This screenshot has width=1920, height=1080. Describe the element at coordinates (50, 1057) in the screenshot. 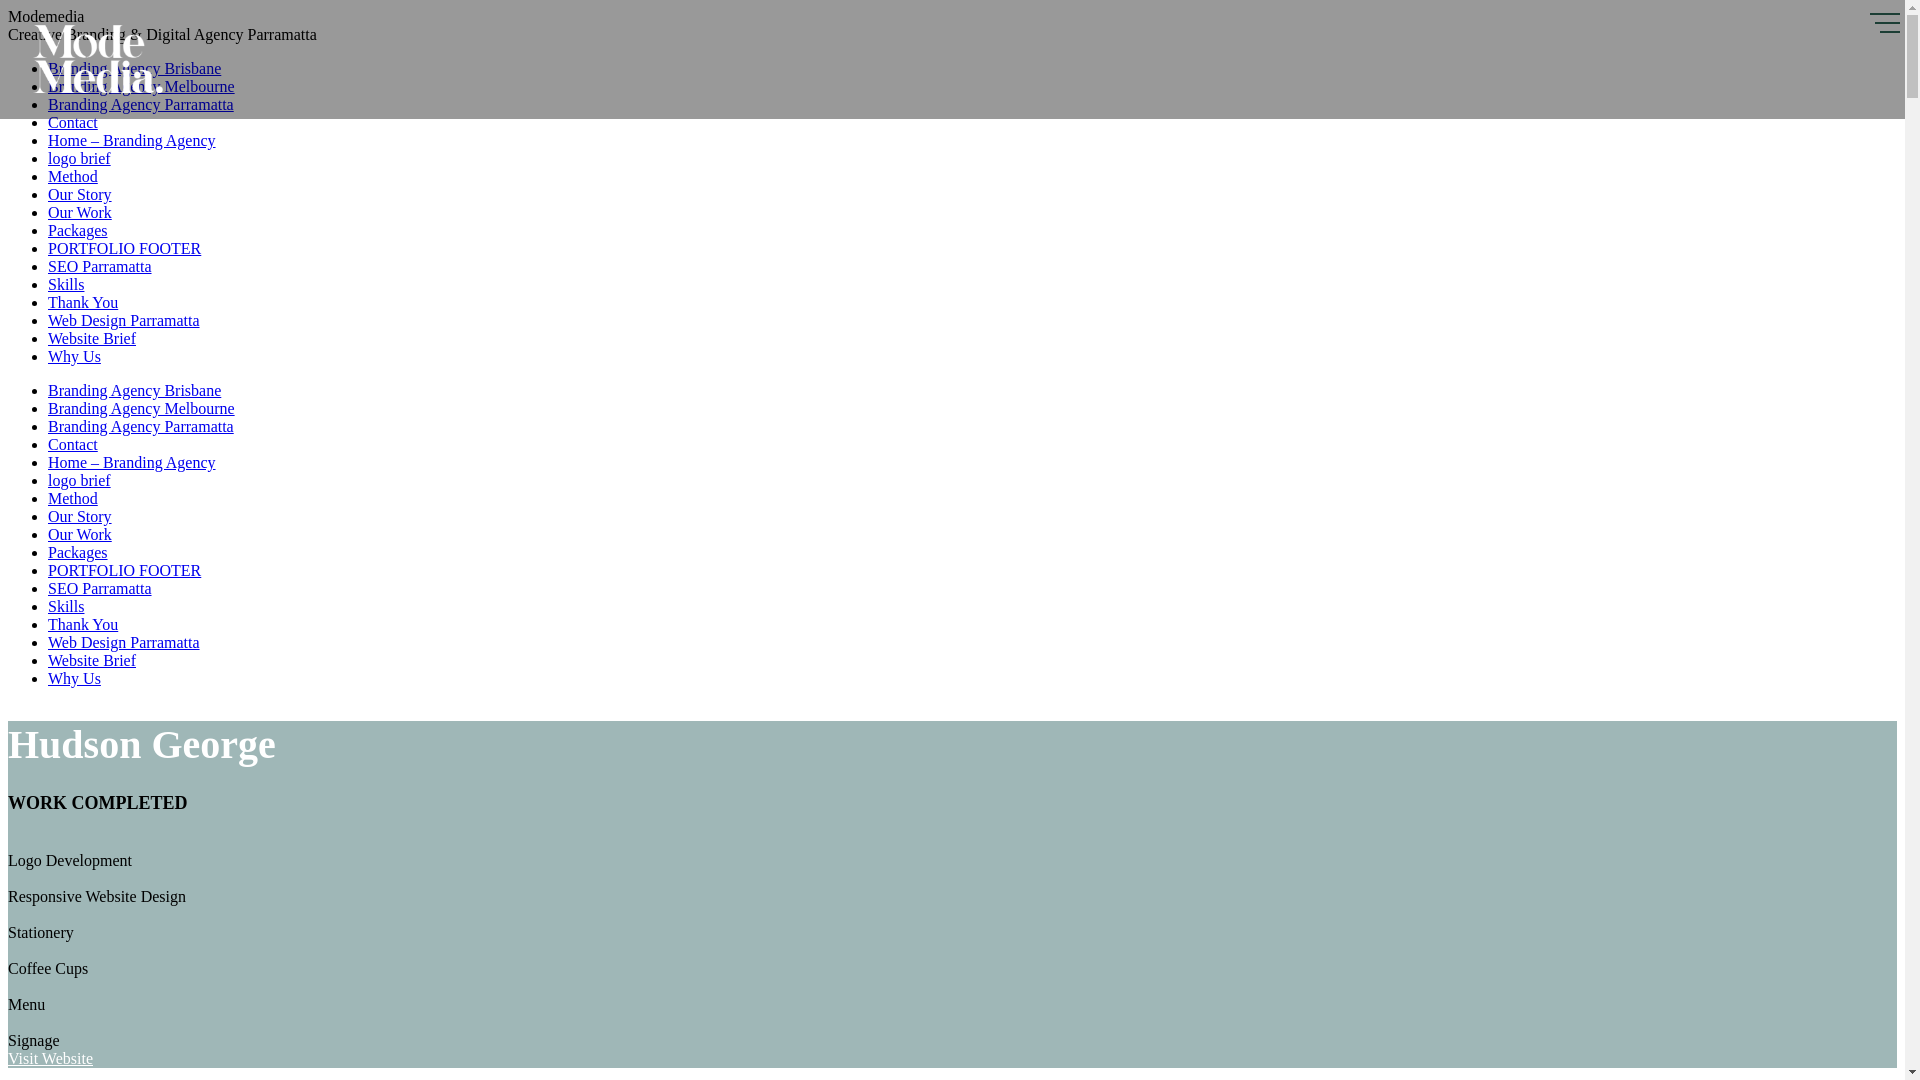

I see `'Visit Website'` at that location.